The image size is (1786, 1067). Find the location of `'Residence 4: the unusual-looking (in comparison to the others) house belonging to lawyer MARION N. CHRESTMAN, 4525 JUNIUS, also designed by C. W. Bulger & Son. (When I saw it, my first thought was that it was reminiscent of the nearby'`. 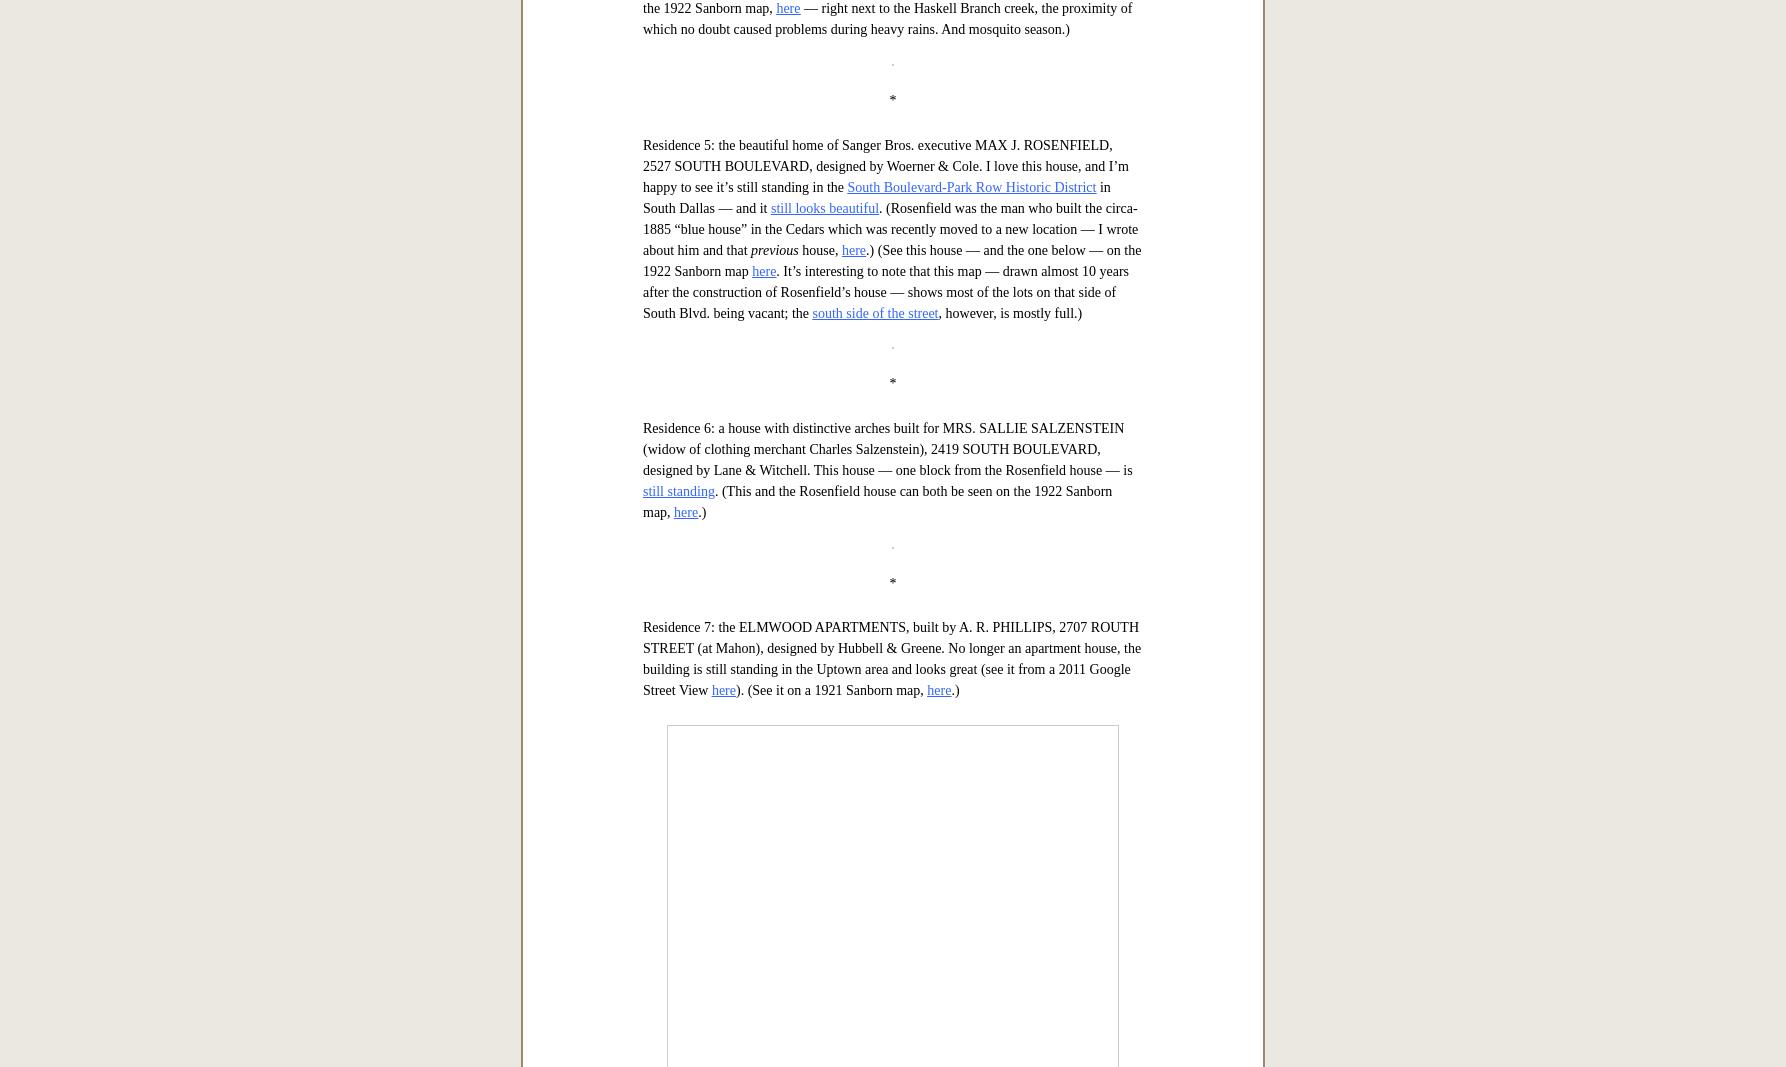

'Residence 4: the unusual-looking (in comparison to the others) house belonging to lawyer MARION N. CHRESTMAN, 4525 JUNIUS, also designed by C. W. Bulger & Son. (When I saw it, my first thought was that it was reminiscent of the nearby' is located at coordinates (883, 509).